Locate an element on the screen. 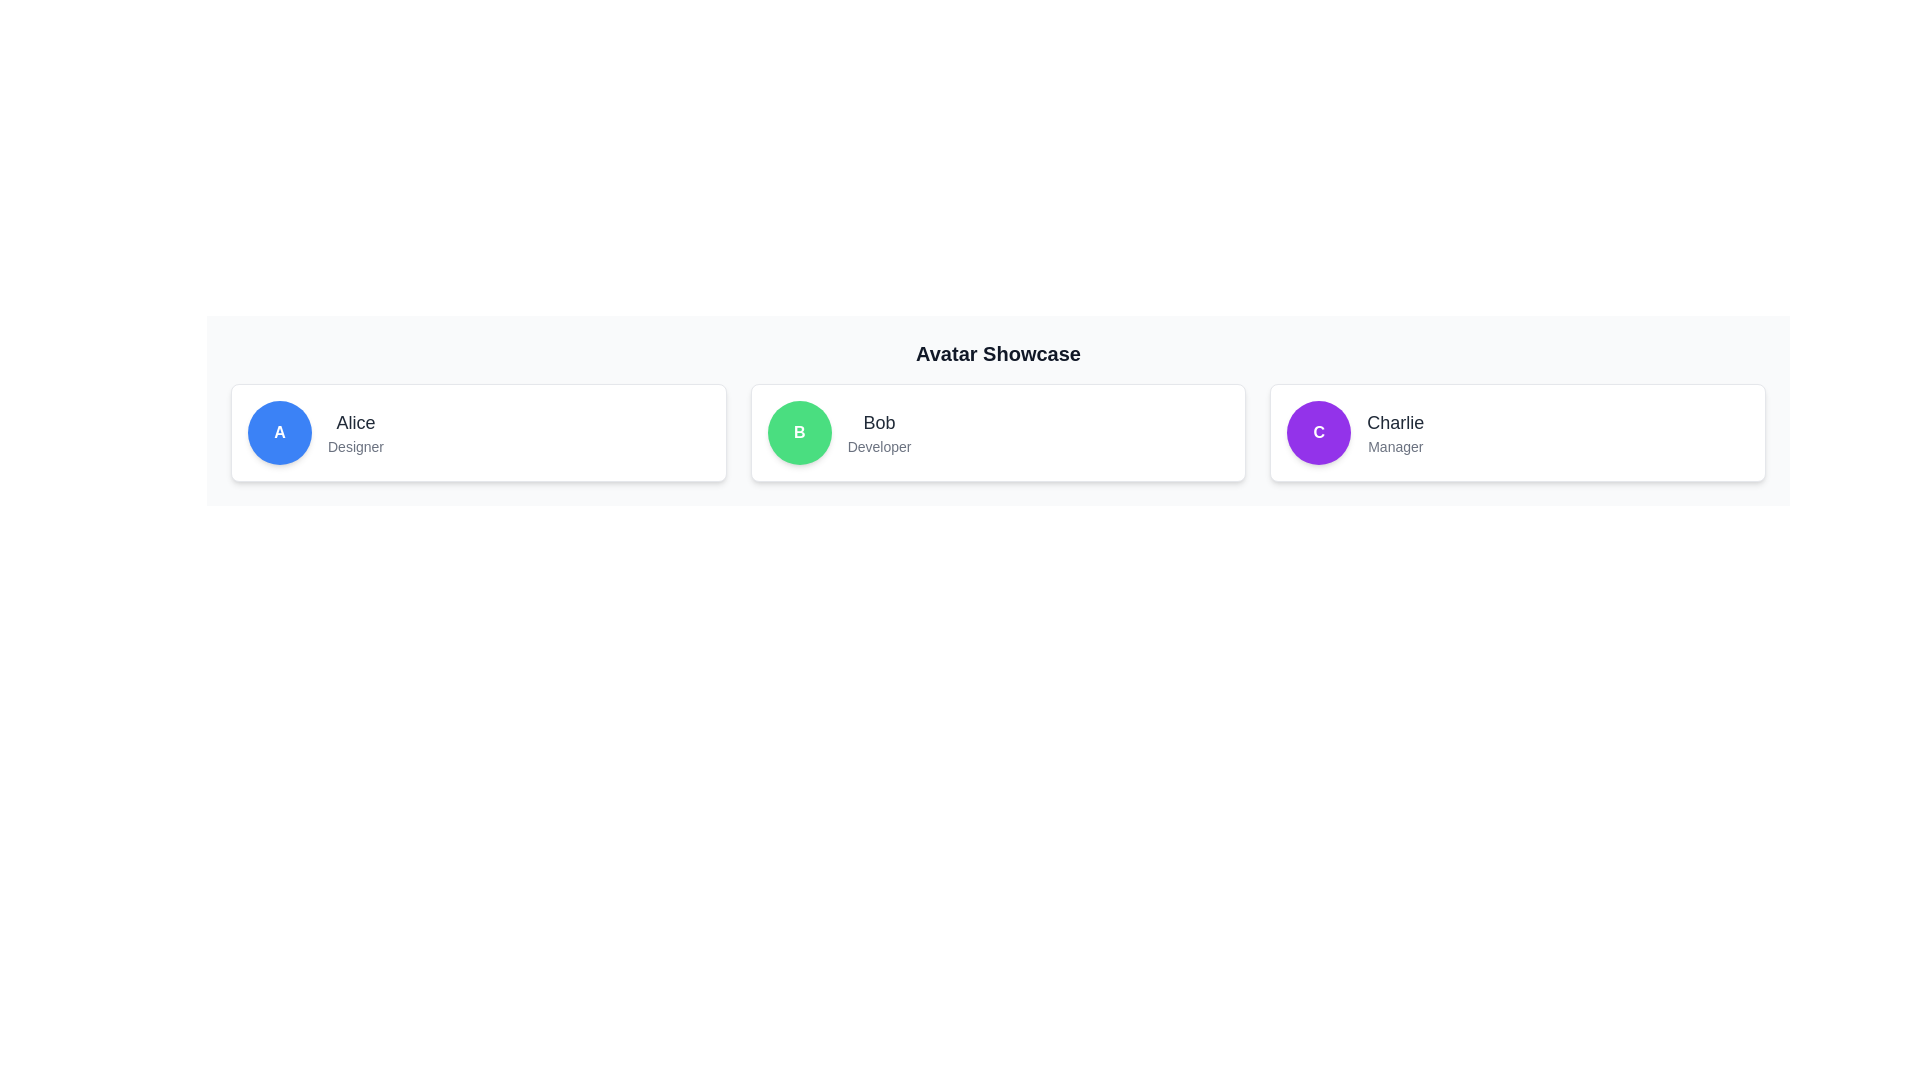 The height and width of the screenshot is (1080, 1920). the text display element that shows 'Bob' in a larger medium gray font and 'Developer' in a smaller lighter gray font, located within a white background card with a green circular avatar marked with 'B' is located at coordinates (879, 431).